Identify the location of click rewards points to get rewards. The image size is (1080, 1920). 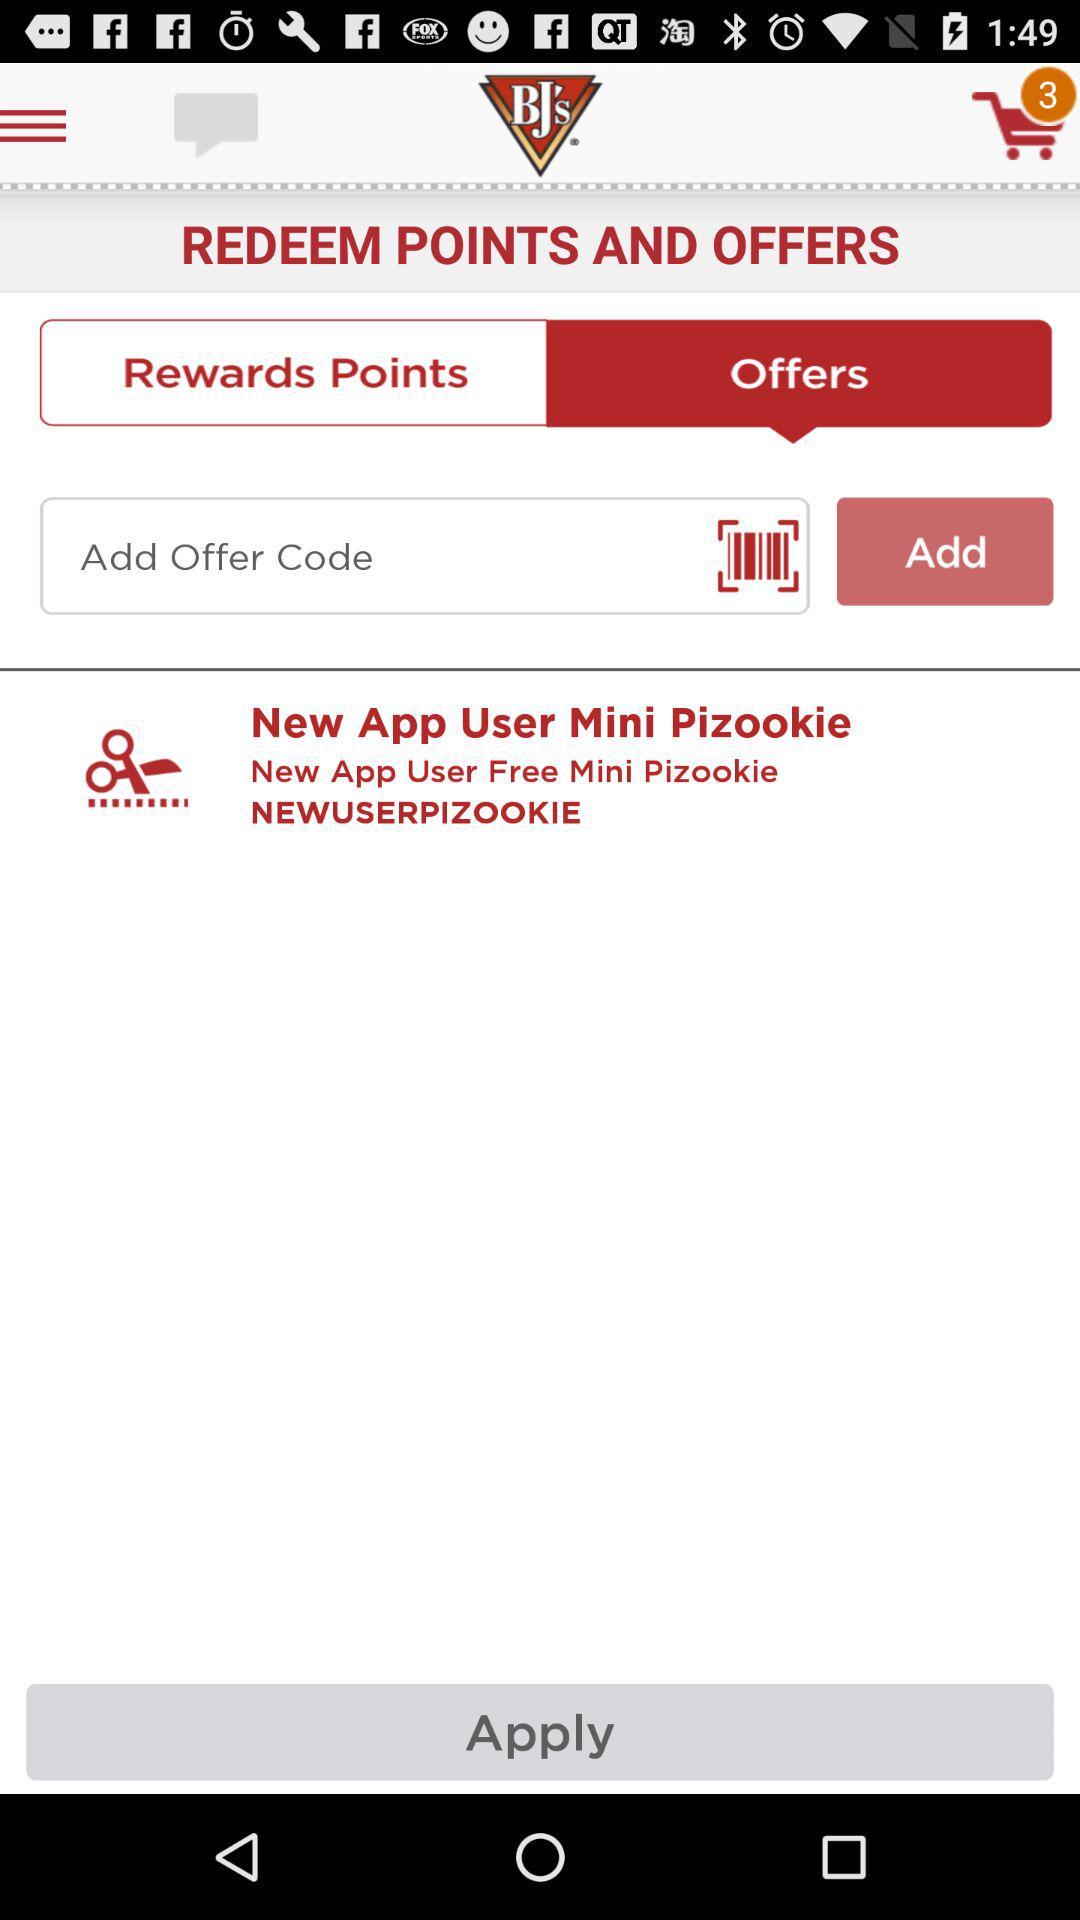
(293, 381).